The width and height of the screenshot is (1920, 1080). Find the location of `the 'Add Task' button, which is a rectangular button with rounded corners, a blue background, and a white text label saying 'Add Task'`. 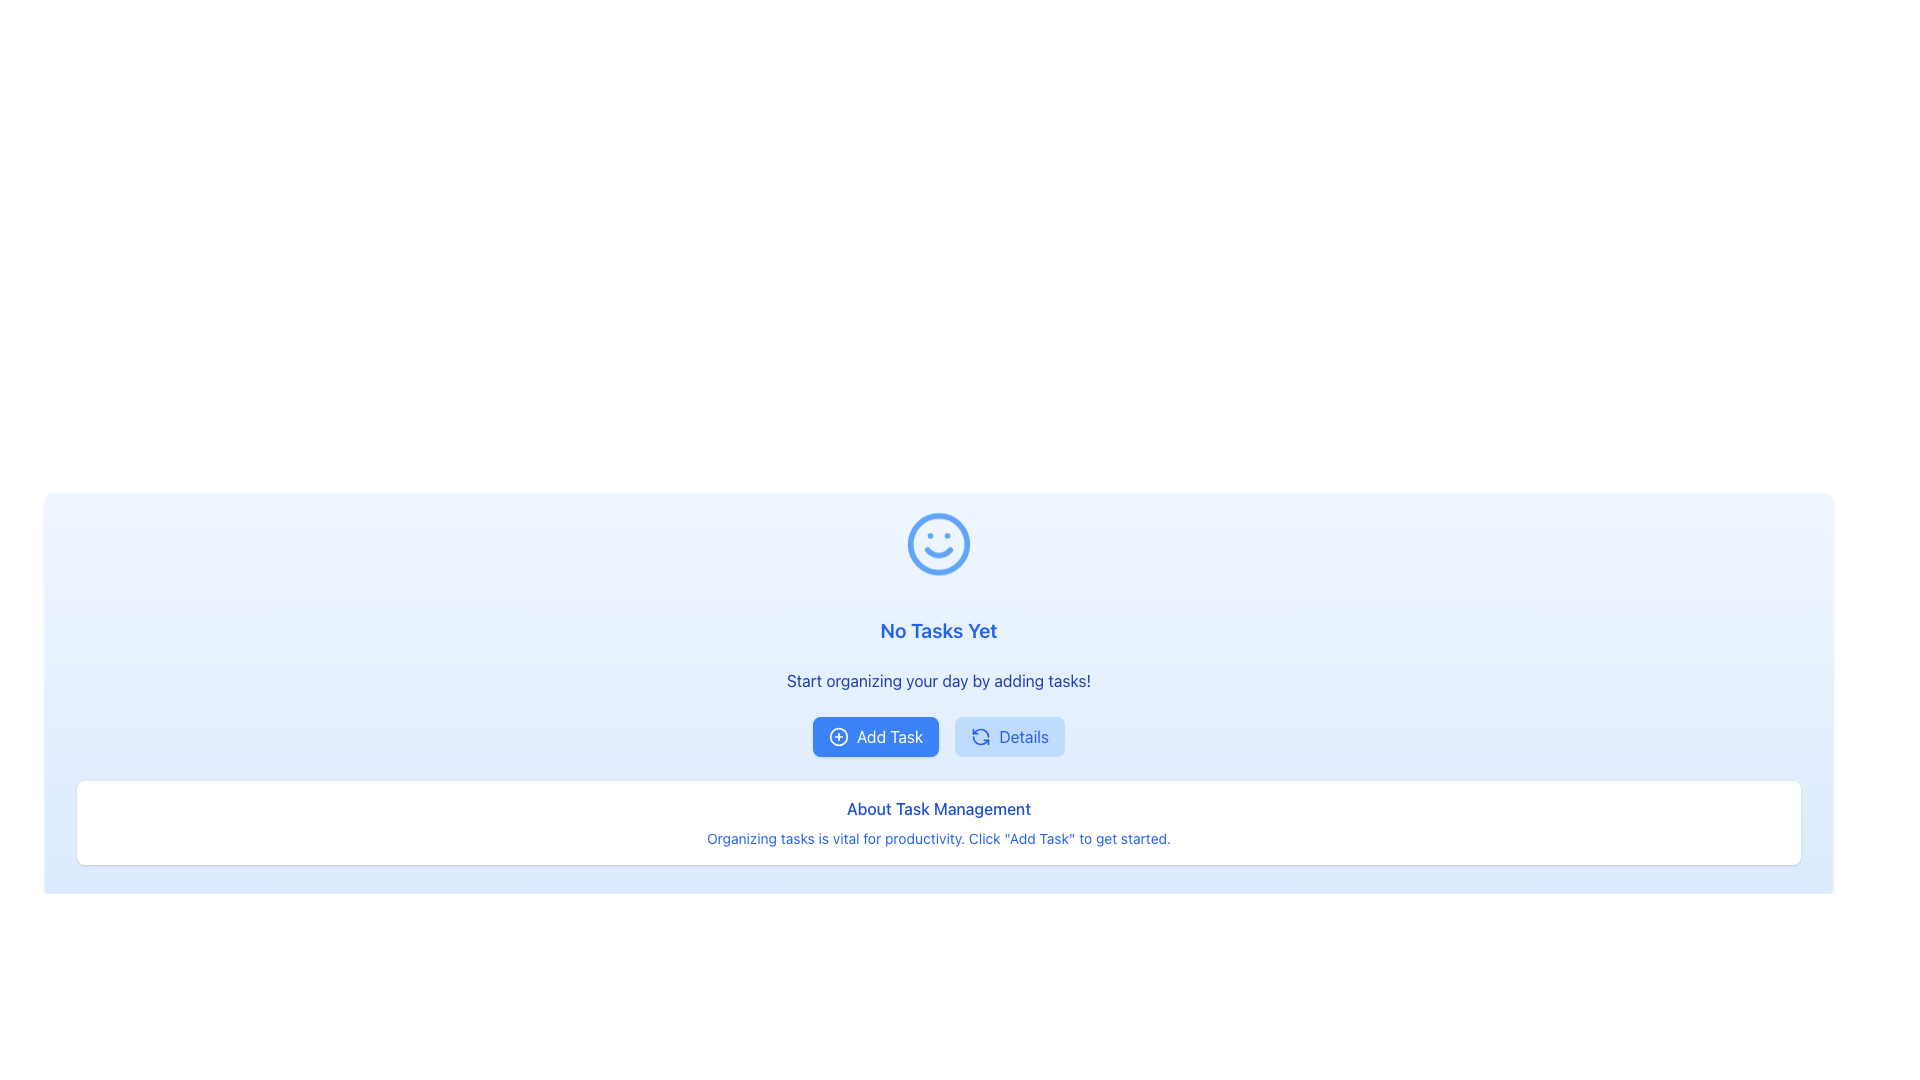

the 'Add Task' button, which is a rectangular button with rounded corners, a blue background, and a white text label saying 'Add Task' is located at coordinates (875, 736).